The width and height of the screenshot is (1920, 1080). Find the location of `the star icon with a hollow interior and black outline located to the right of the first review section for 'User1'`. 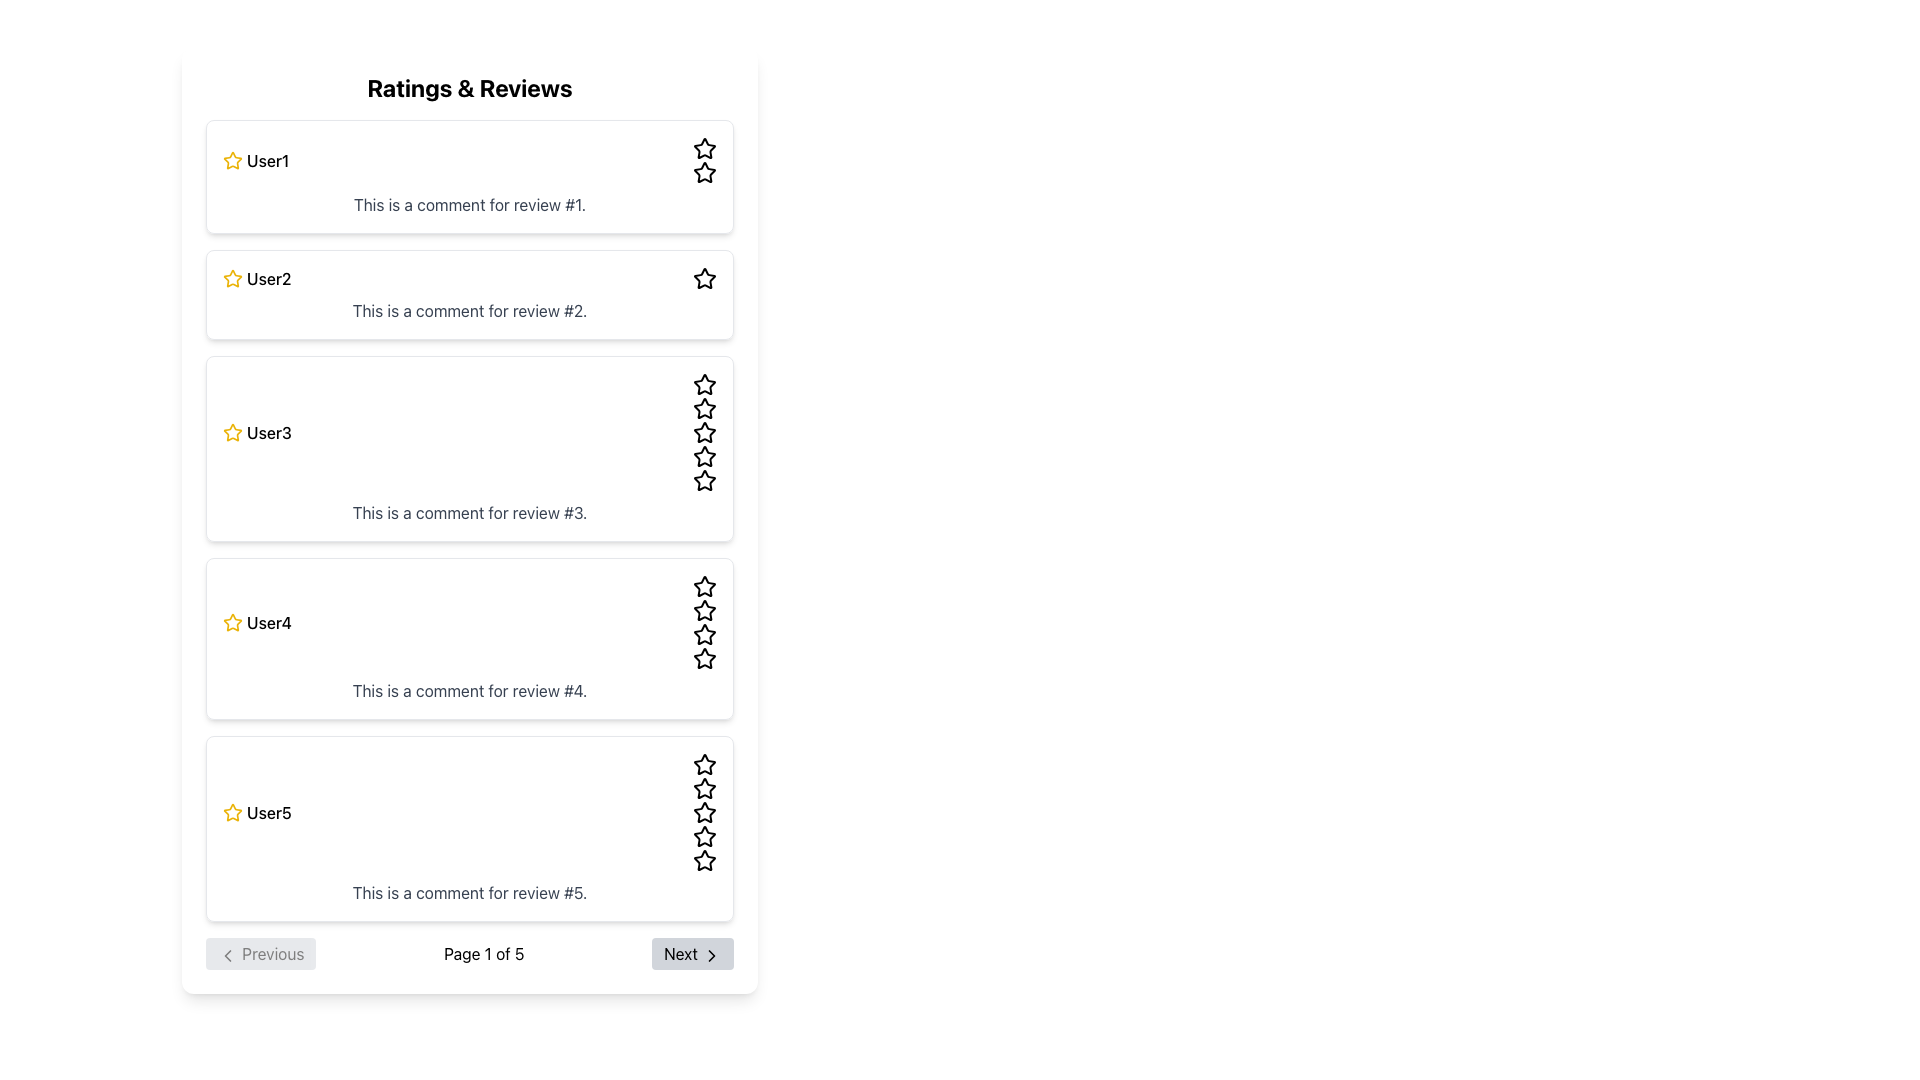

the star icon with a hollow interior and black outline located to the right of the first review section for 'User1' is located at coordinates (705, 148).